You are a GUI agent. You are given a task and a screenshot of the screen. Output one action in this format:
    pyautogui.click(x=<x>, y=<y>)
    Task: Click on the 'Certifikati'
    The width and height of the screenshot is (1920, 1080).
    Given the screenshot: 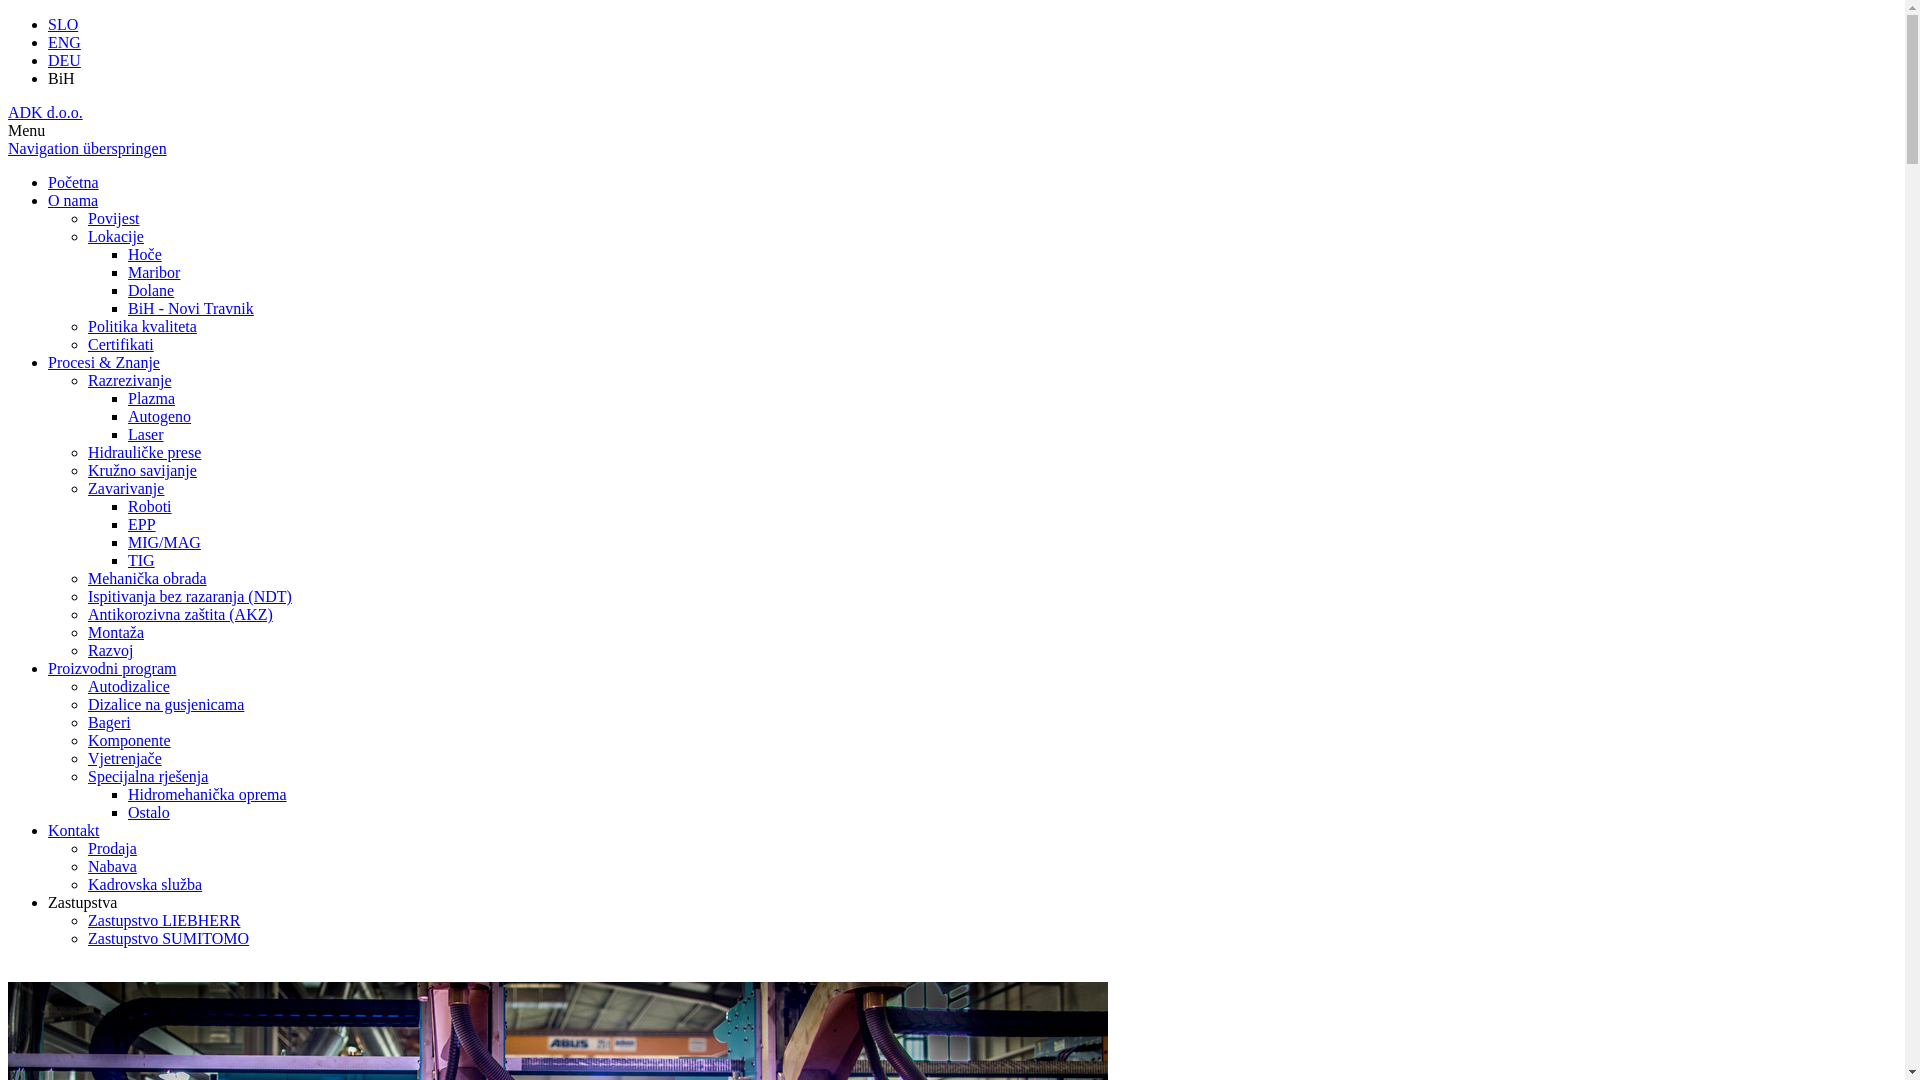 What is the action you would take?
    pyautogui.click(x=86, y=343)
    